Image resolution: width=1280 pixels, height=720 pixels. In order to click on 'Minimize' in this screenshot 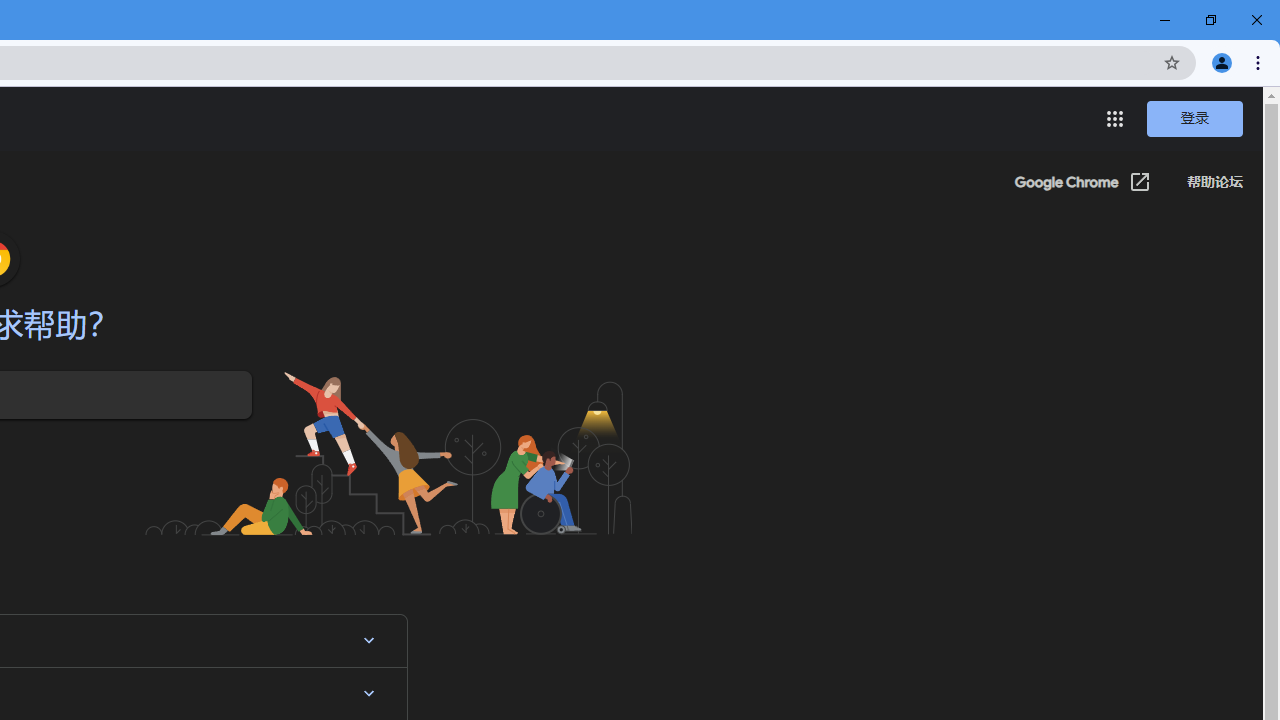, I will do `click(1165, 20)`.